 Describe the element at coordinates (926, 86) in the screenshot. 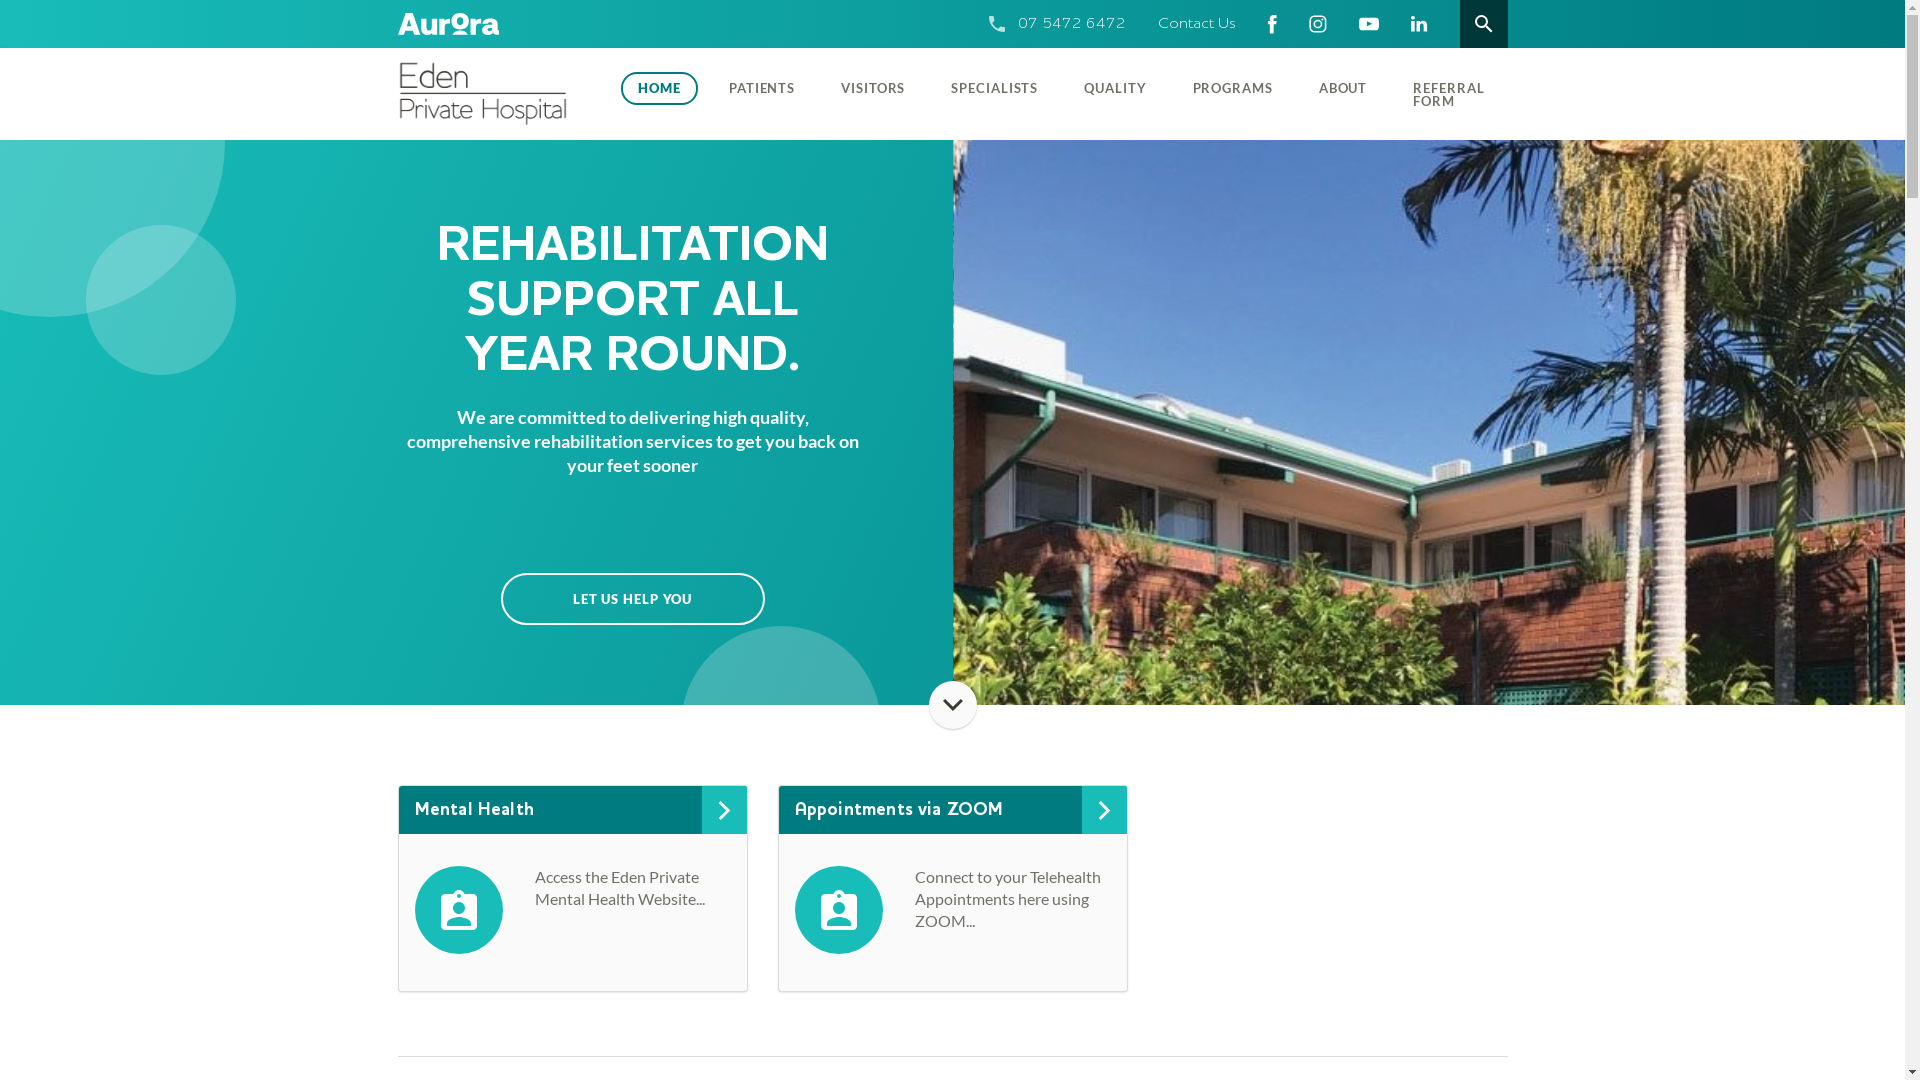

I see `'SPECIALISTS'` at that location.